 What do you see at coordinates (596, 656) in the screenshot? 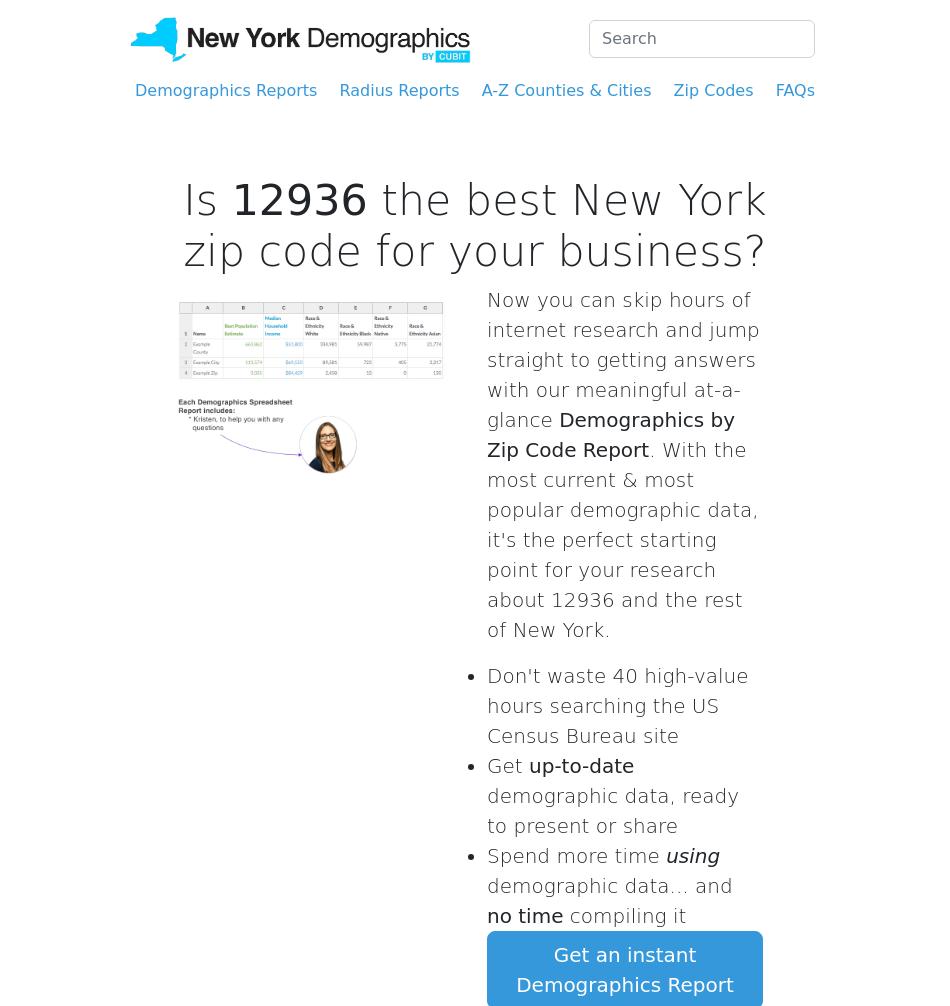
I see `'very reasonable price'` at bounding box center [596, 656].